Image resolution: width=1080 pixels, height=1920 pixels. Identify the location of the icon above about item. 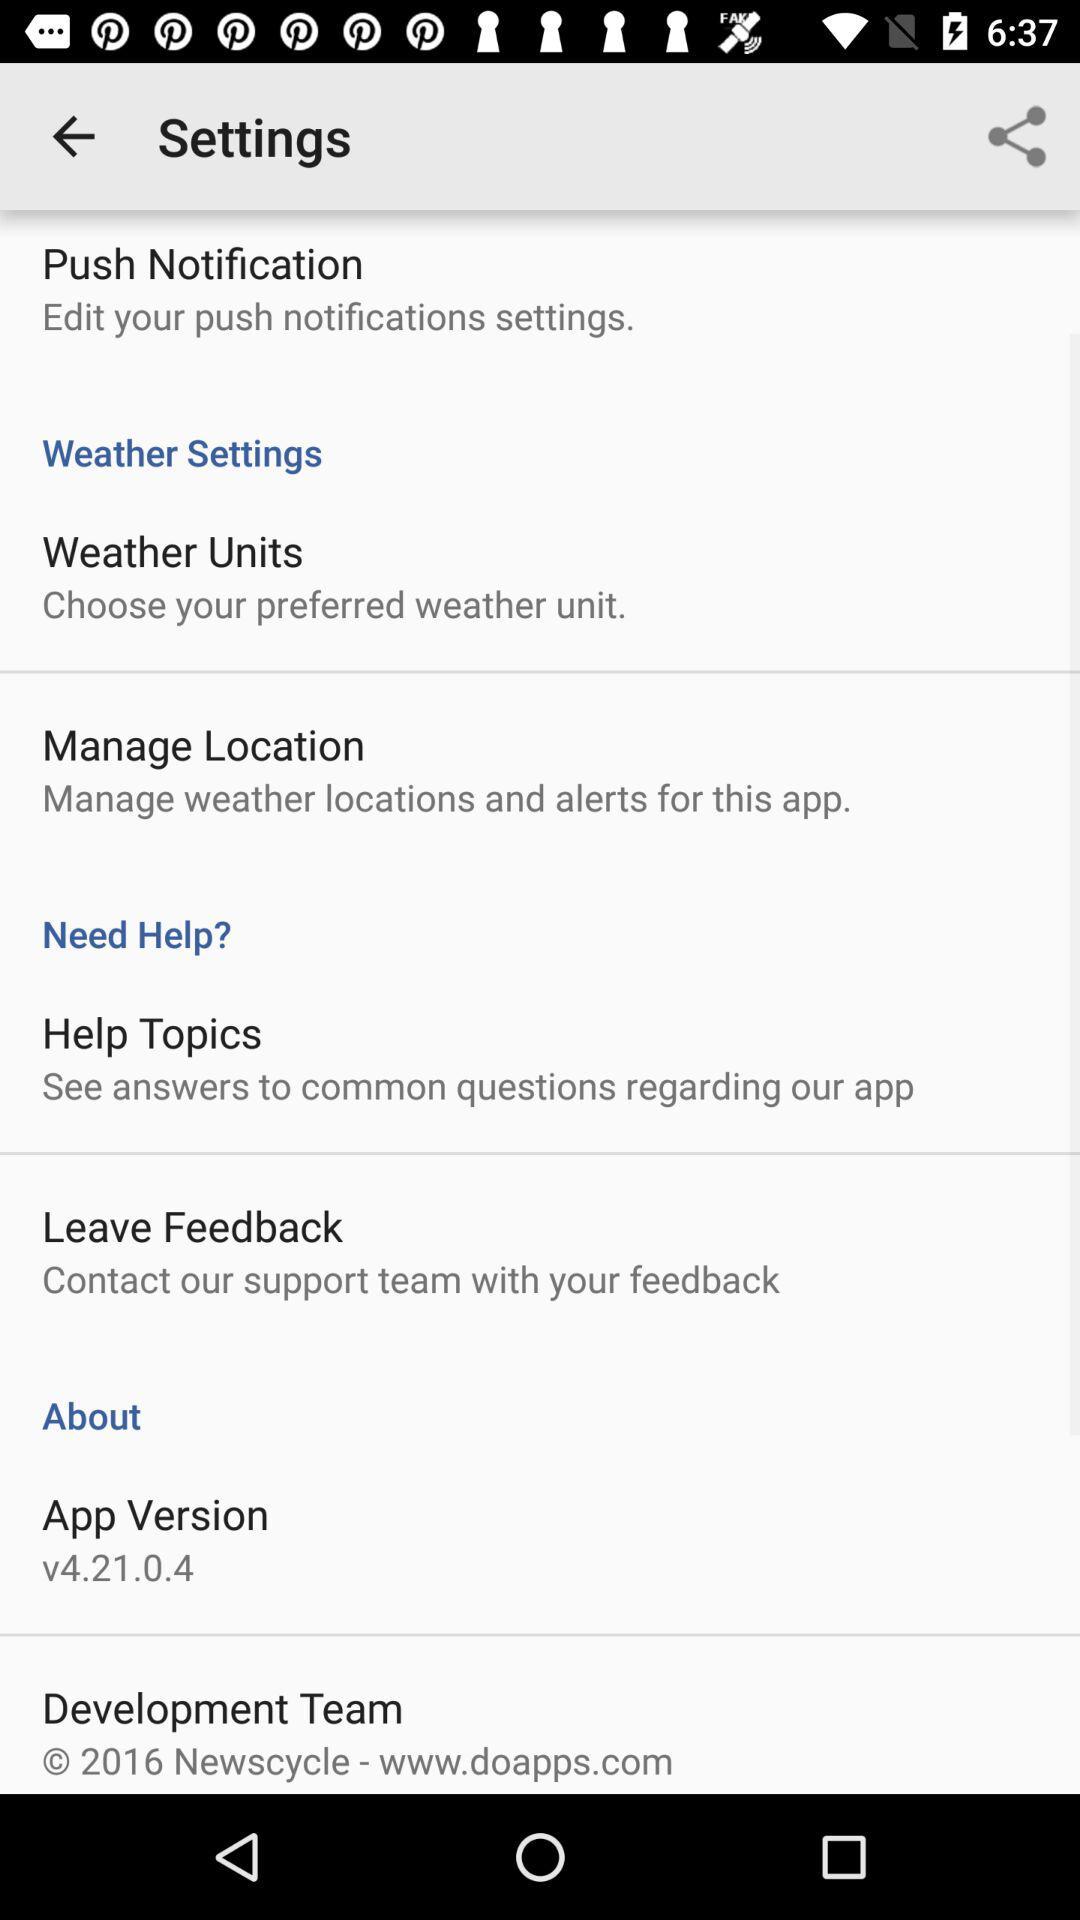
(410, 1277).